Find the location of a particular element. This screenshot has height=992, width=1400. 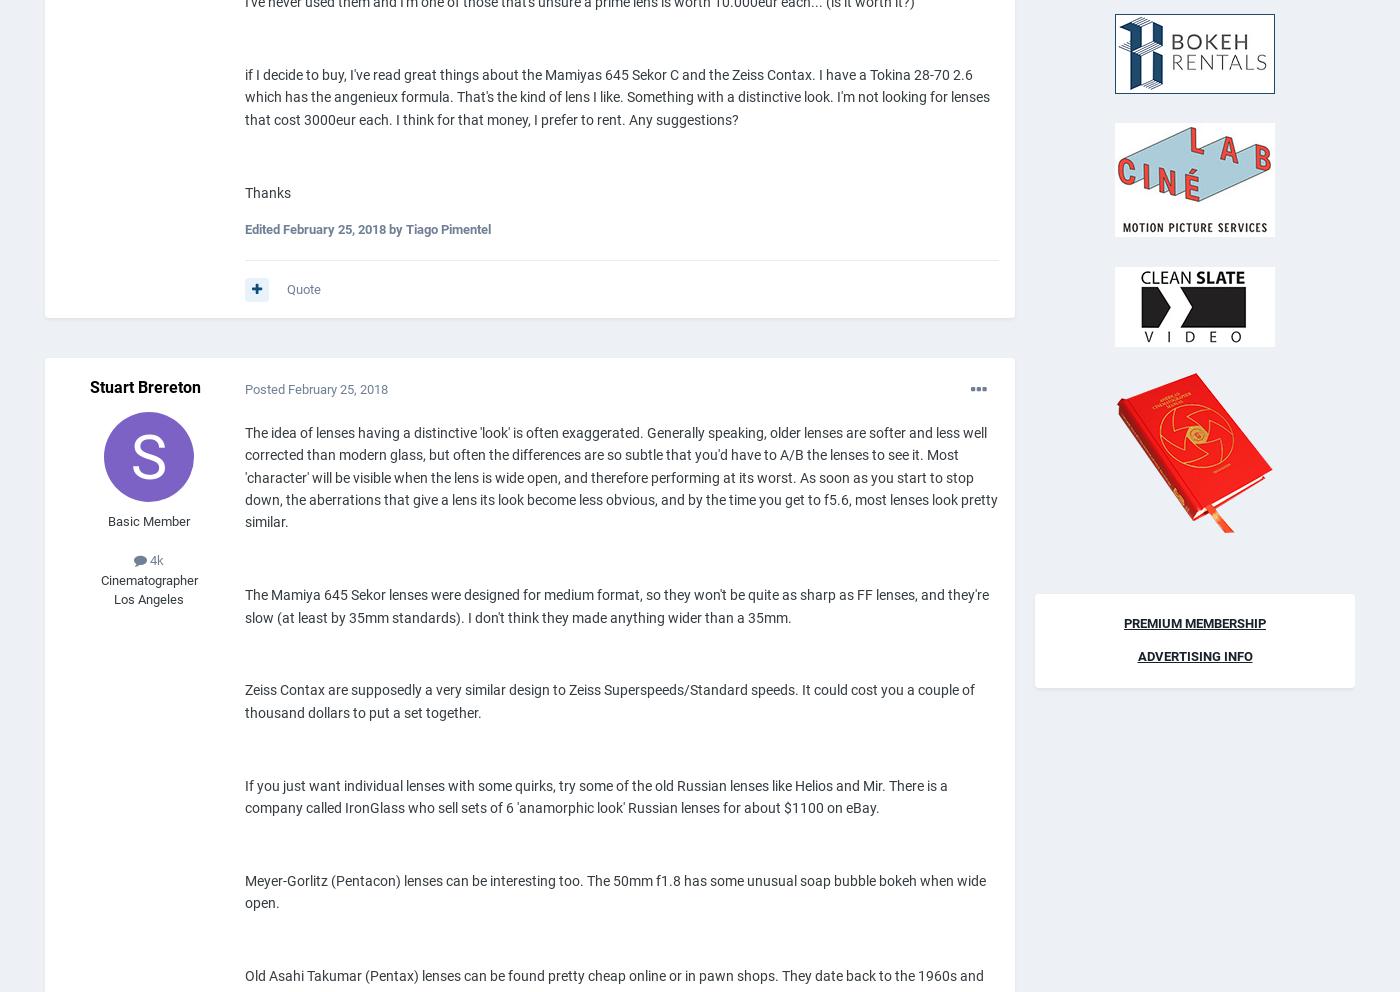

'Thanks' is located at coordinates (267, 190).